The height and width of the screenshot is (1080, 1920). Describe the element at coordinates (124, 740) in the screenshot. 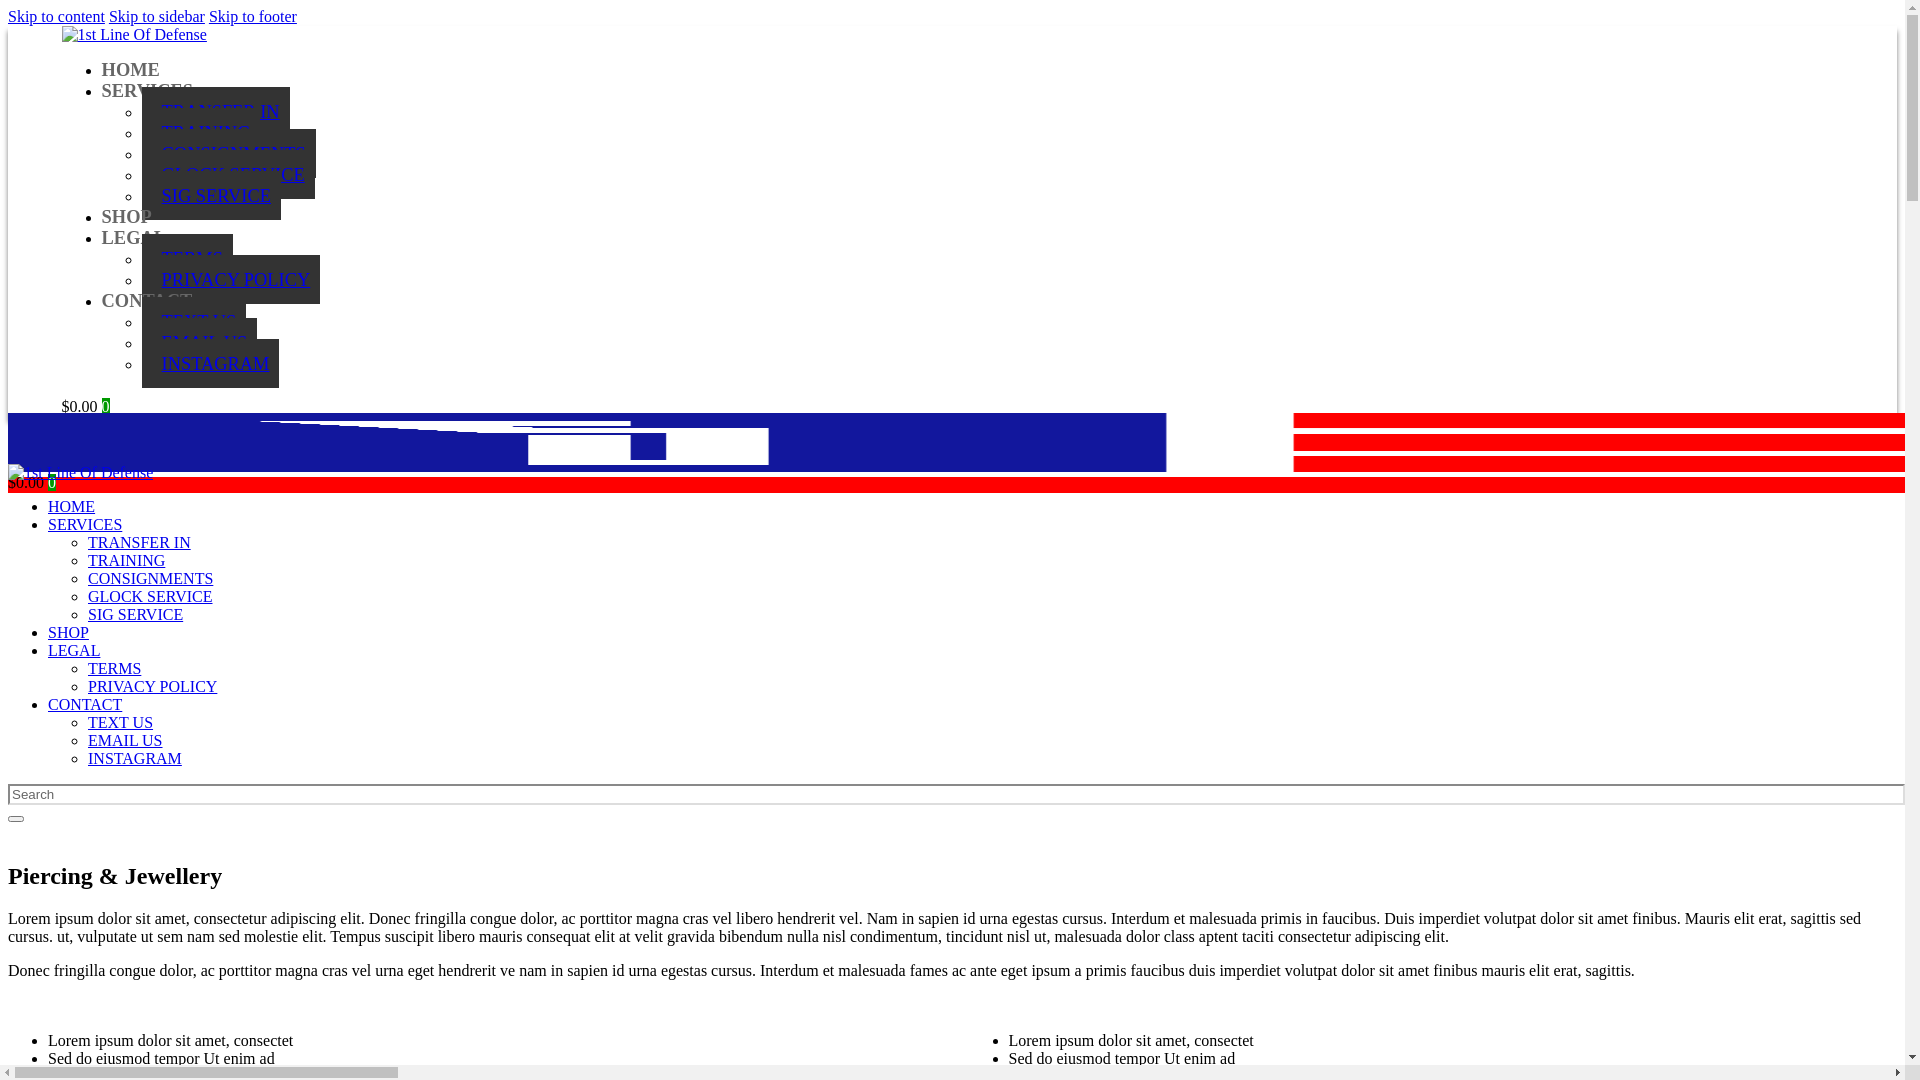

I see `'EMAIL US'` at that location.